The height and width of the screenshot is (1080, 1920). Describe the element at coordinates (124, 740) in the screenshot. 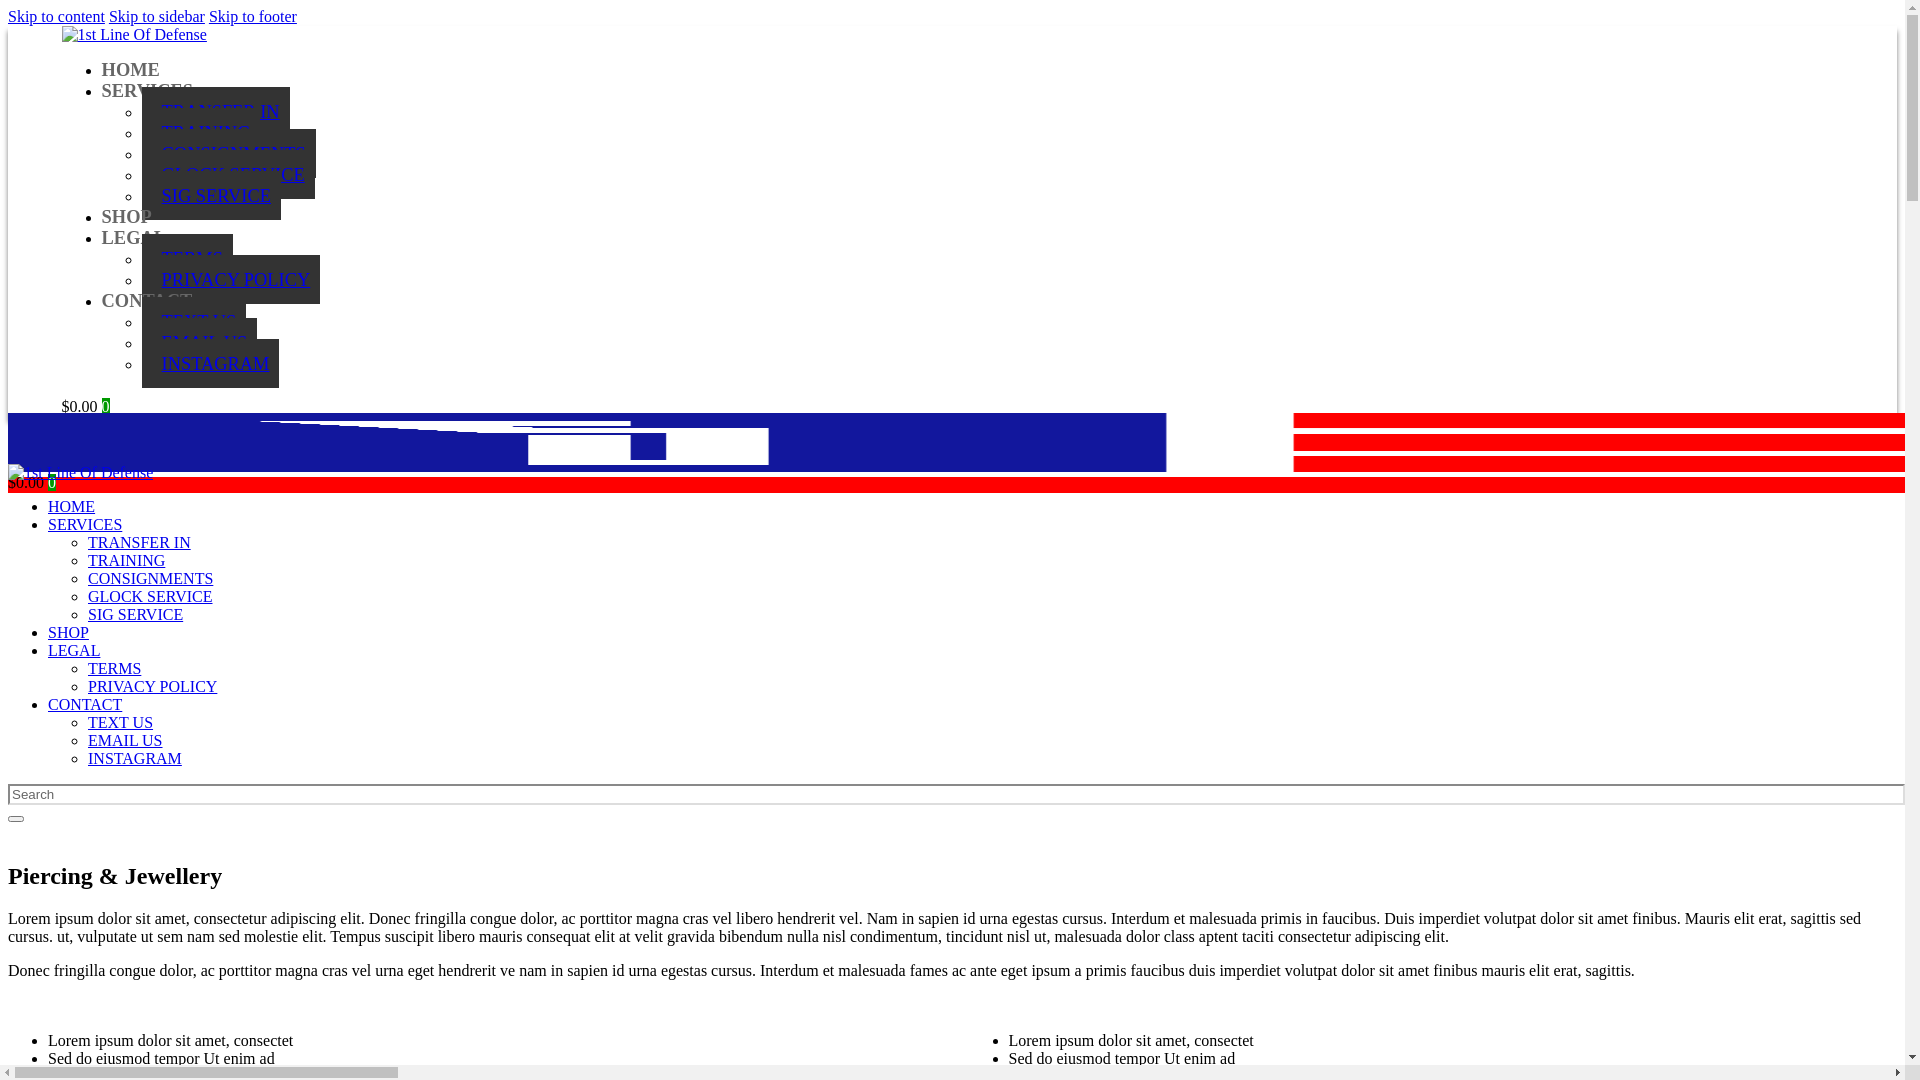

I see `'EMAIL US'` at that location.